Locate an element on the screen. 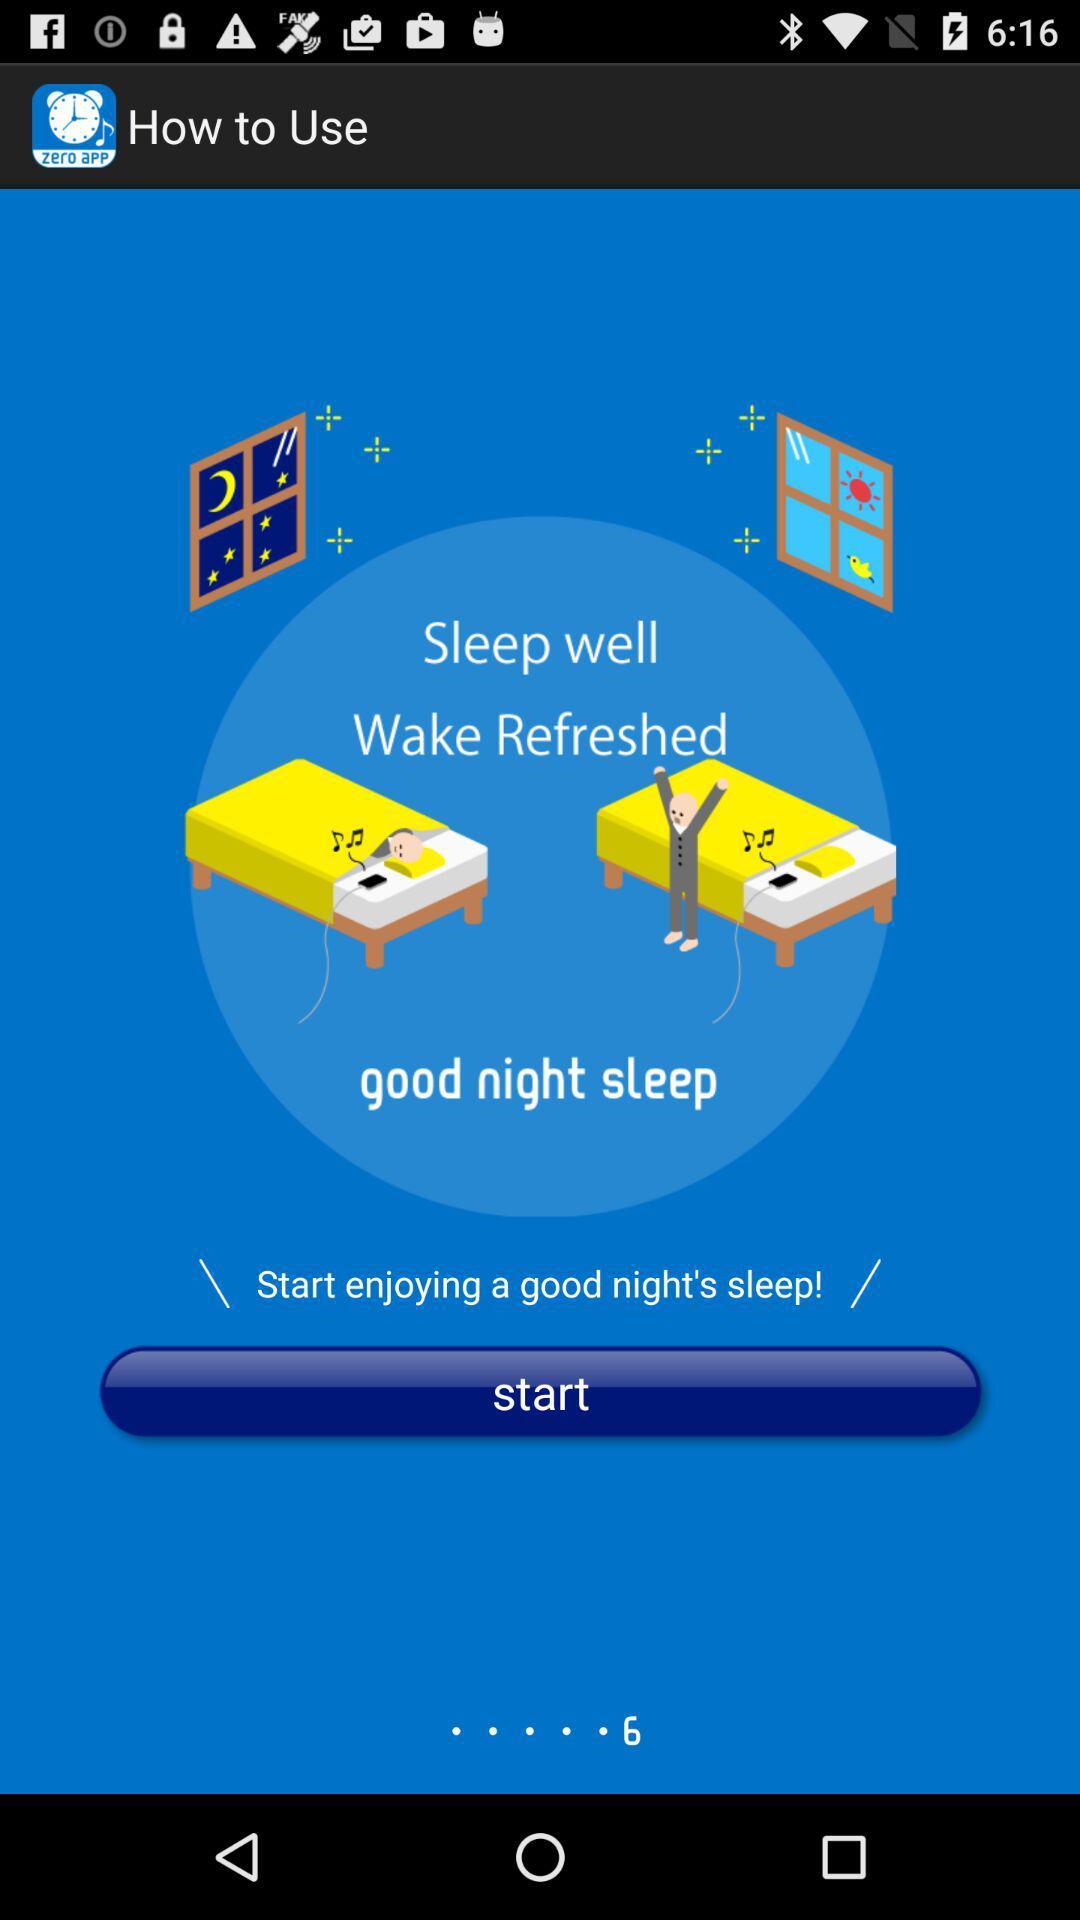  symbol to the left of the text above start button is located at coordinates (214, 1283).